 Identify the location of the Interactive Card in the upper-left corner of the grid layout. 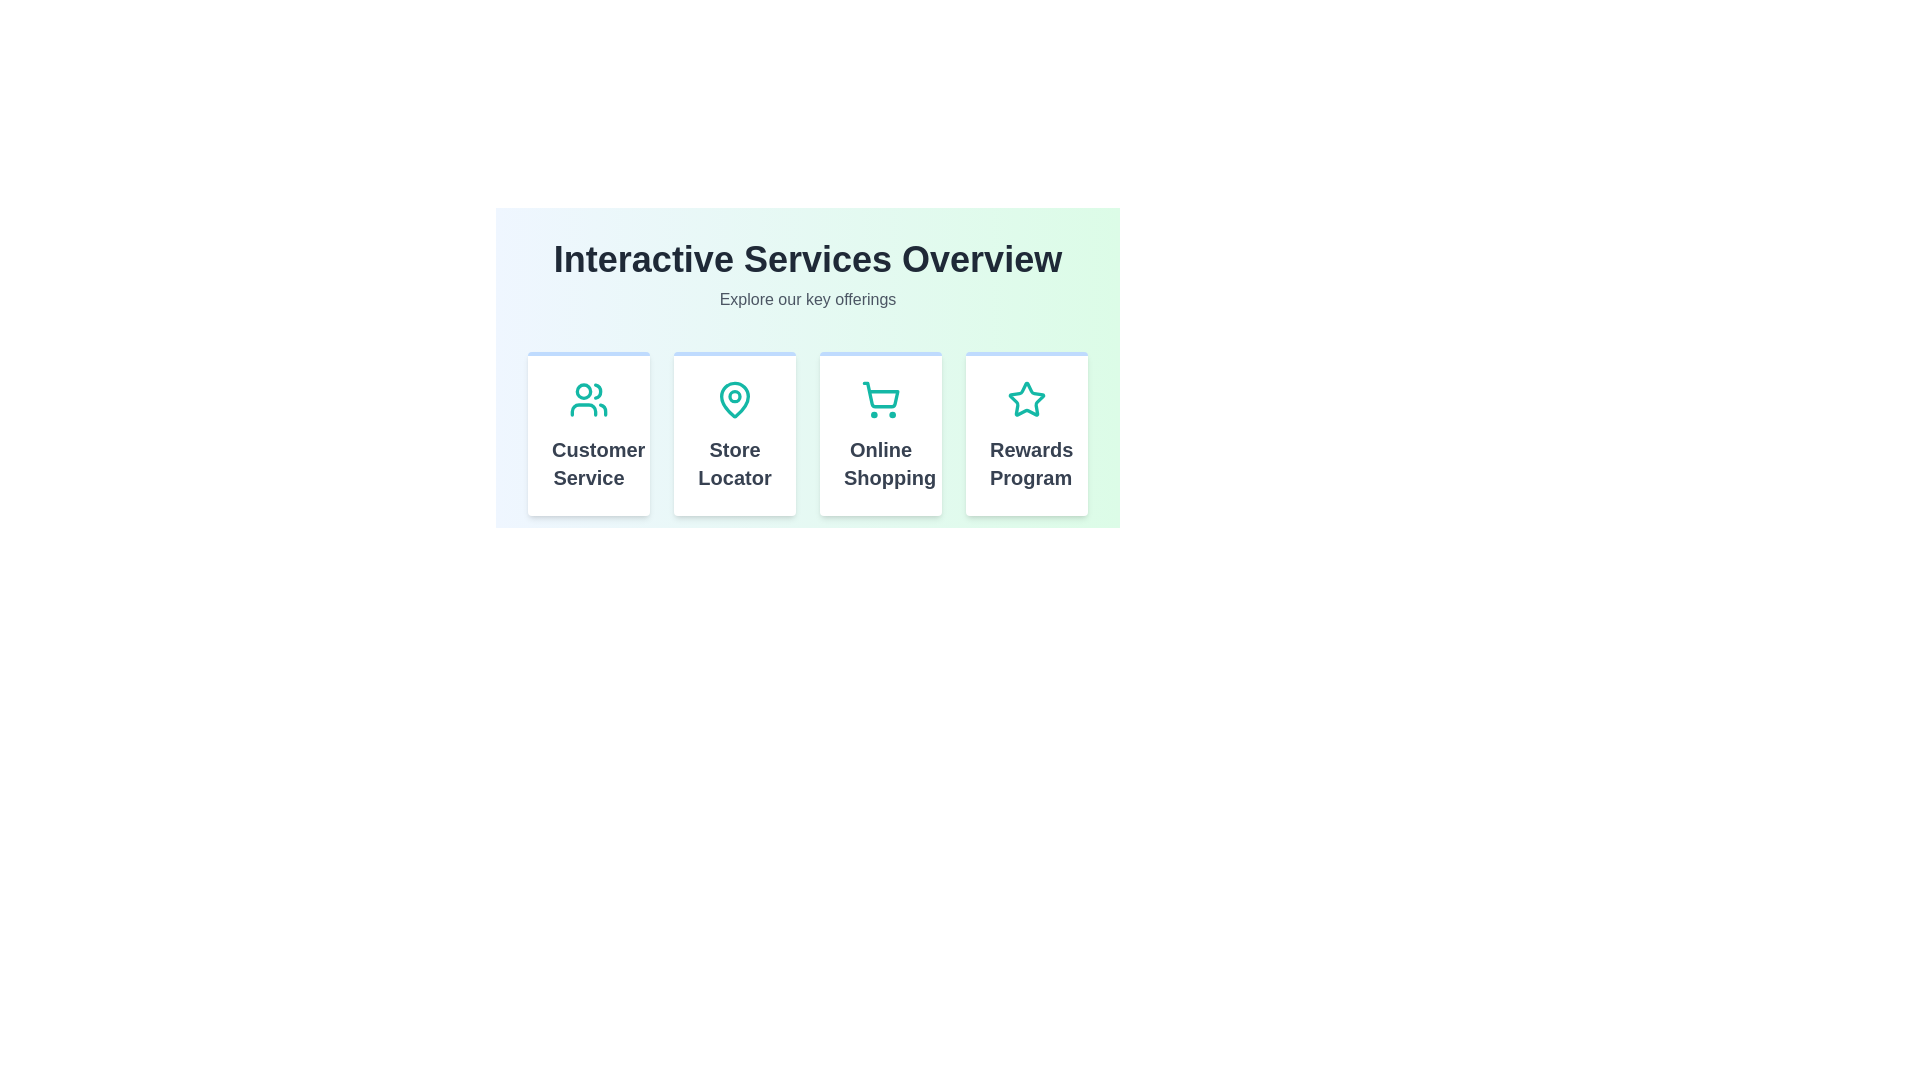
(588, 433).